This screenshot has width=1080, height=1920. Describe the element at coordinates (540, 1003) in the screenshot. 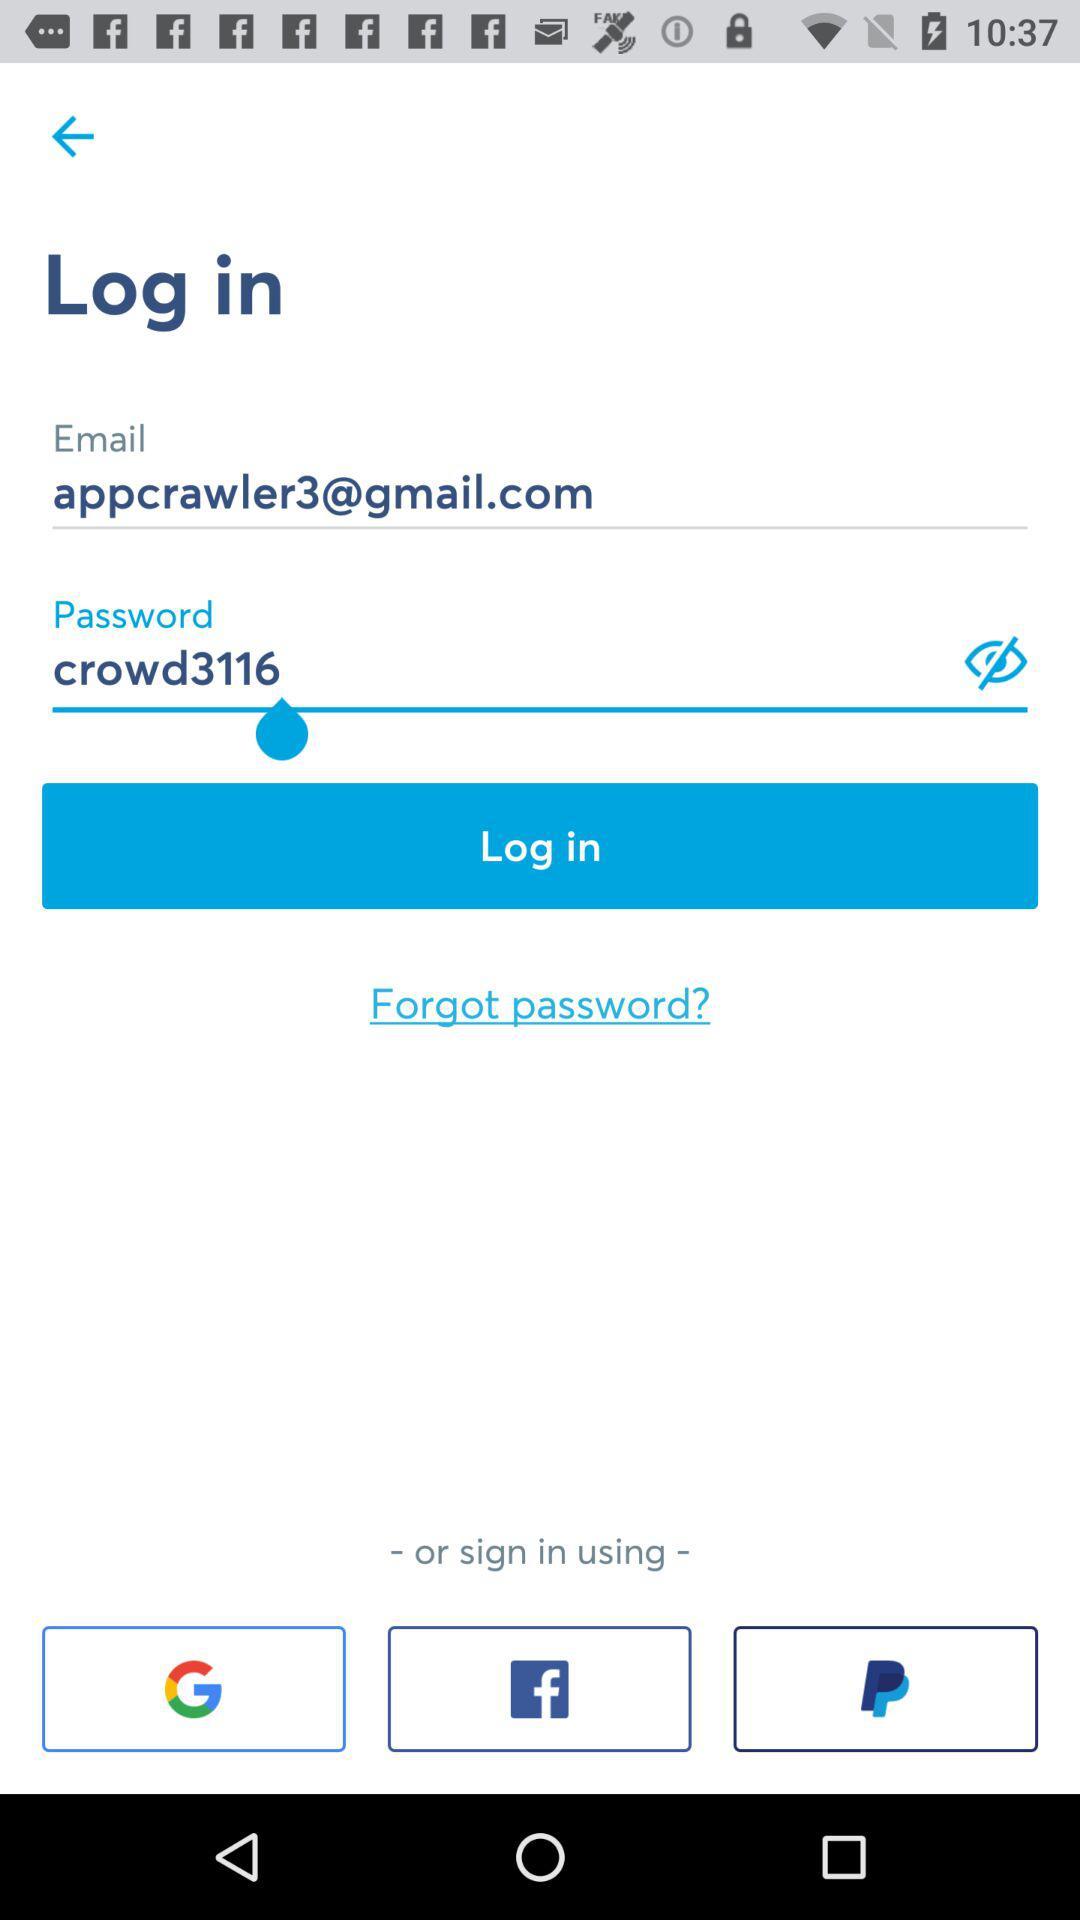

I see `icon above the or sign in icon` at that location.